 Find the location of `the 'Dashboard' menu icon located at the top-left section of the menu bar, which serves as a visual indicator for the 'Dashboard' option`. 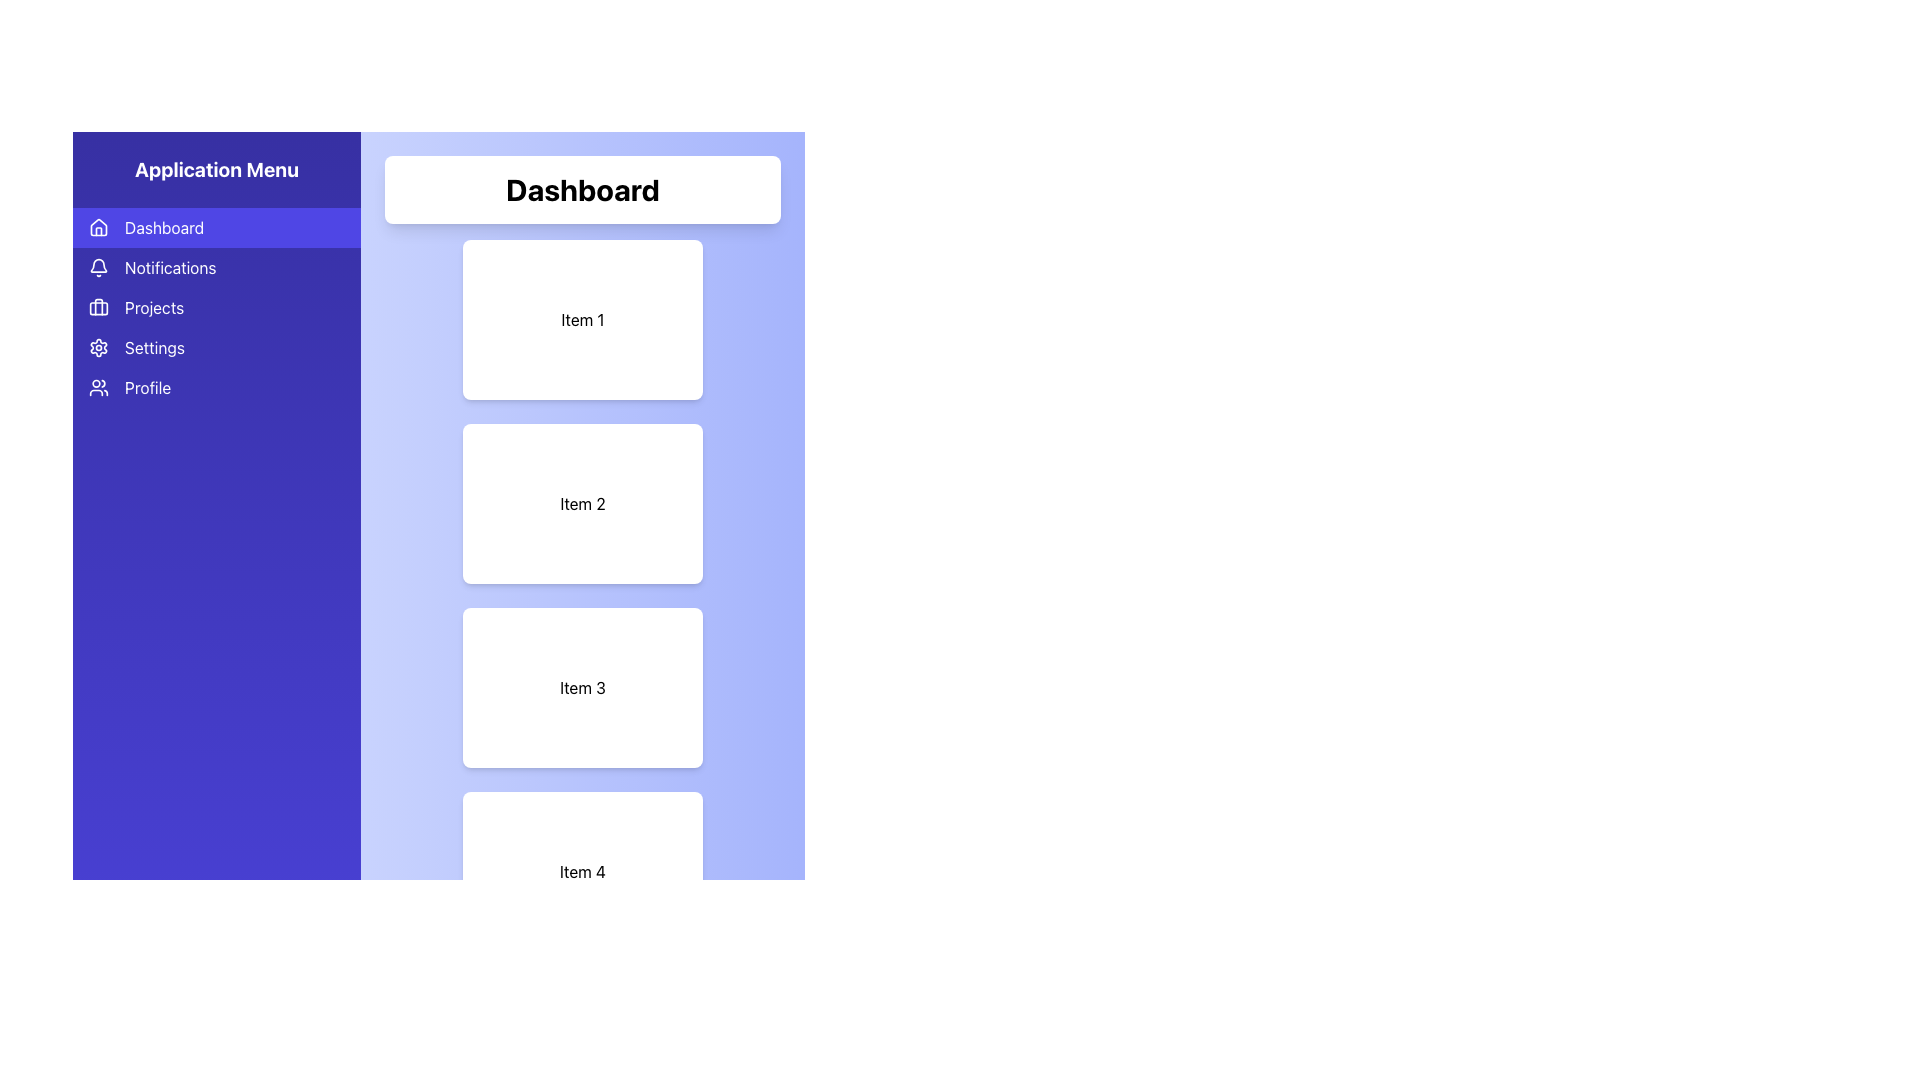

the 'Dashboard' menu icon located at the top-left section of the menu bar, which serves as a visual indicator for the 'Dashboard' option is located at coordinates (98, 226).